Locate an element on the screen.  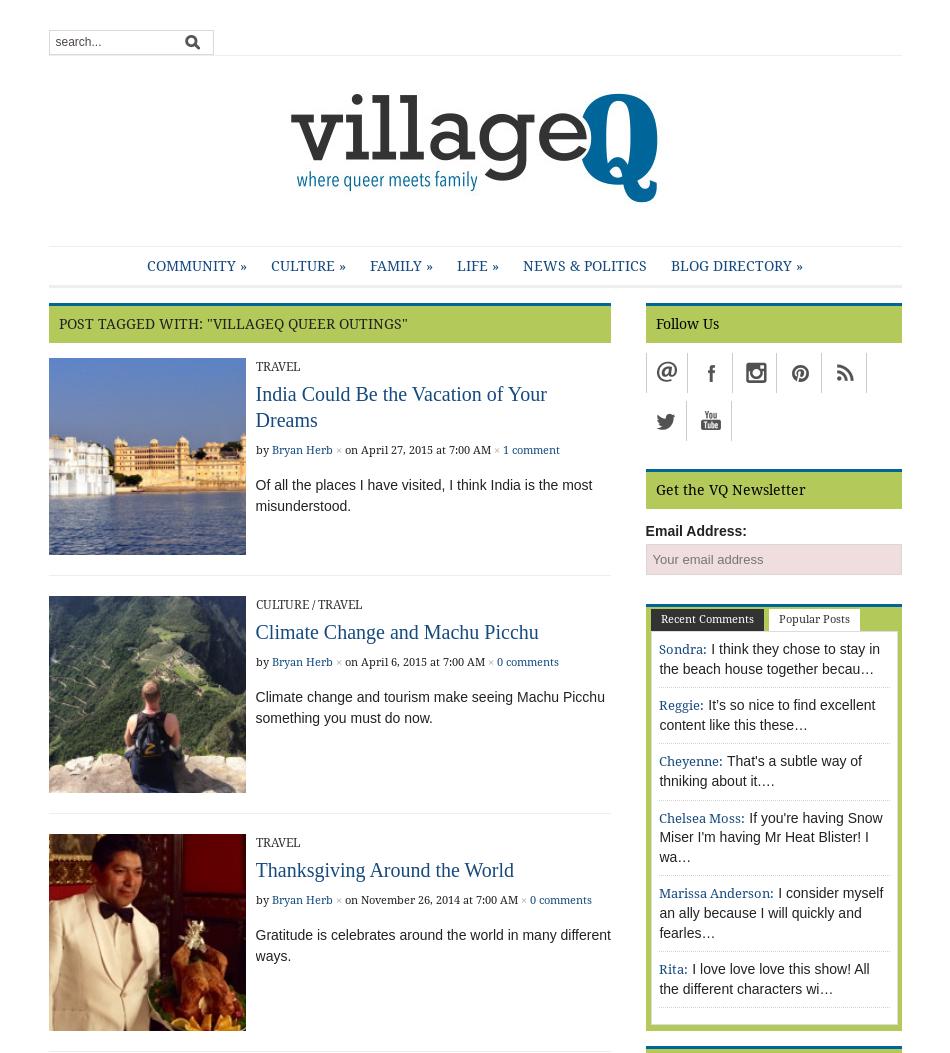
'Get the VQ Newsletter' is located at coordinates (728, 489).